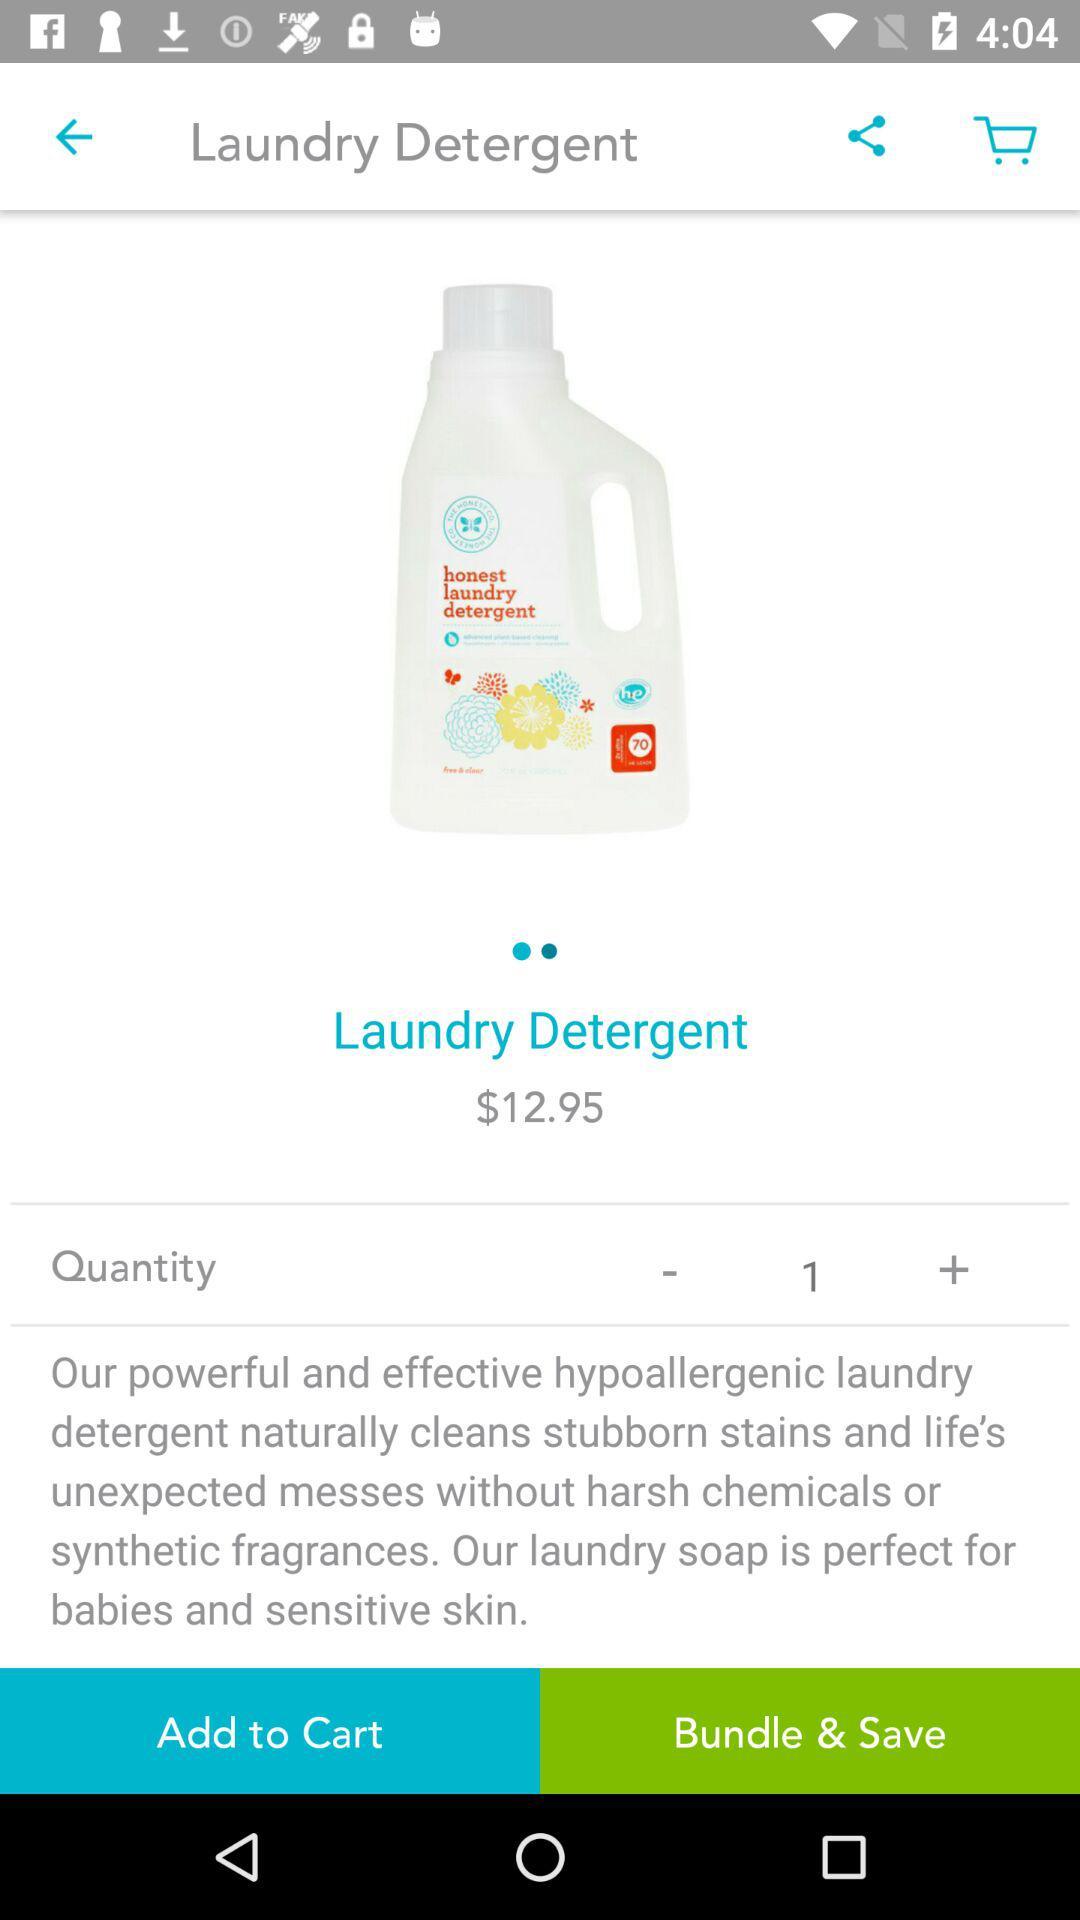  Describe the element at coordinates (810, 1730) in the screenshot. I see `the bundle & save at the bottom right corner` at that location.